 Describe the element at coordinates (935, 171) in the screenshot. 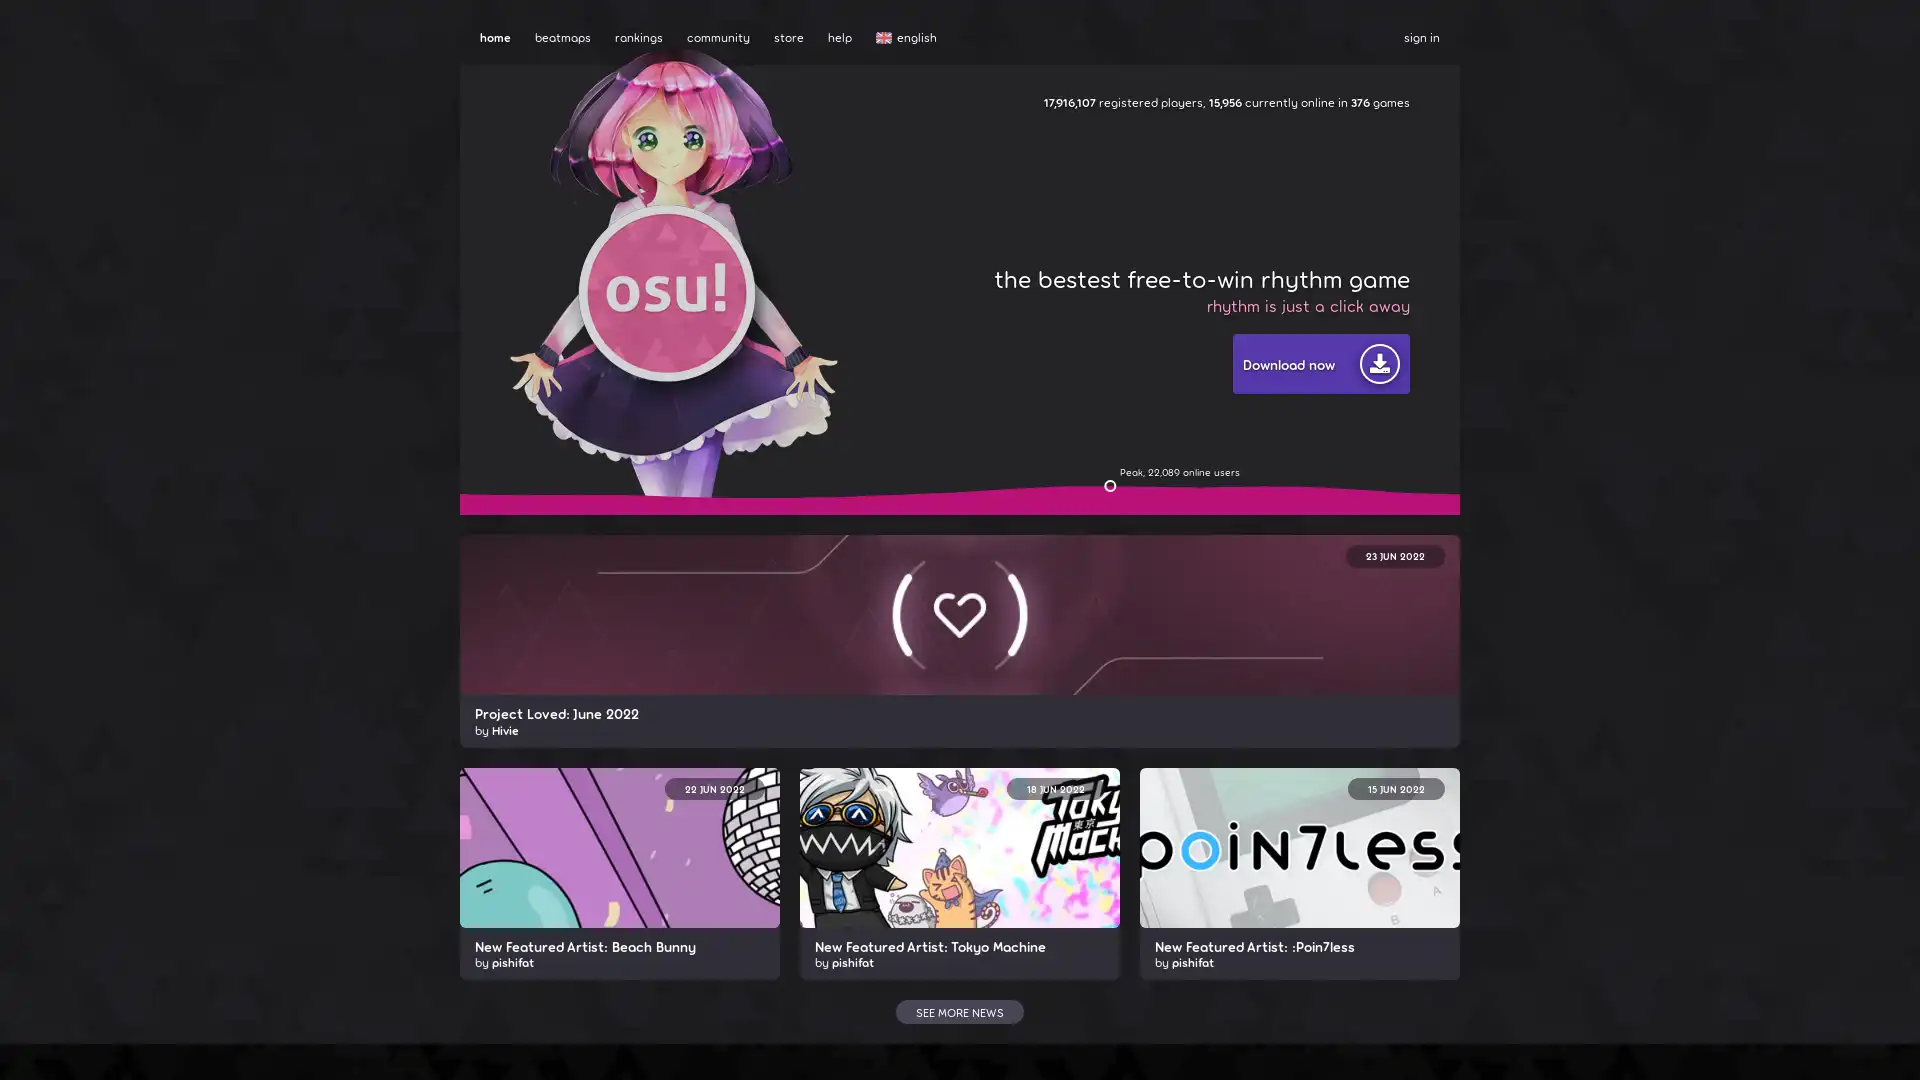

I see `cesky` at that location.